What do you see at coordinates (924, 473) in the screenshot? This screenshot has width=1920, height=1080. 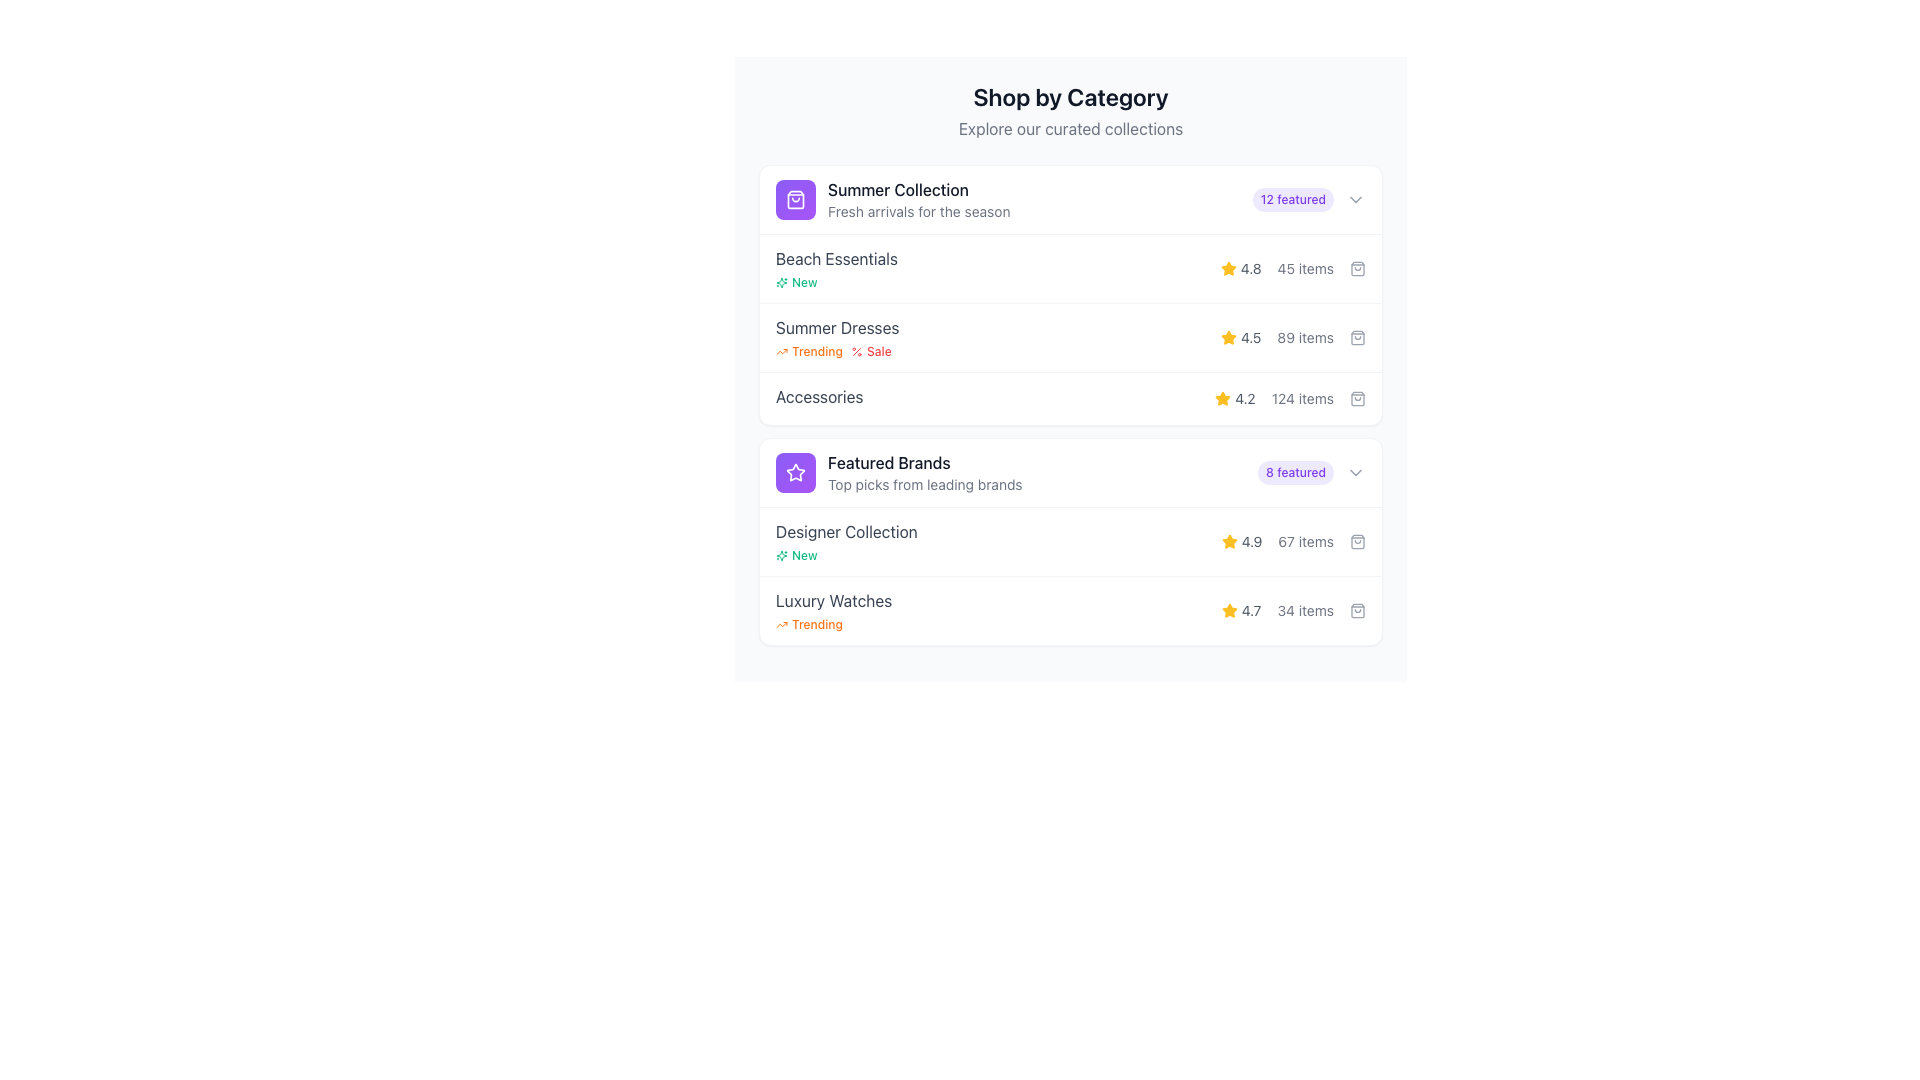 I see `the 'Featured Brands' text block, which is the fourth entry in the list under 'Shop by Category'` at bounding box center [924, 473].